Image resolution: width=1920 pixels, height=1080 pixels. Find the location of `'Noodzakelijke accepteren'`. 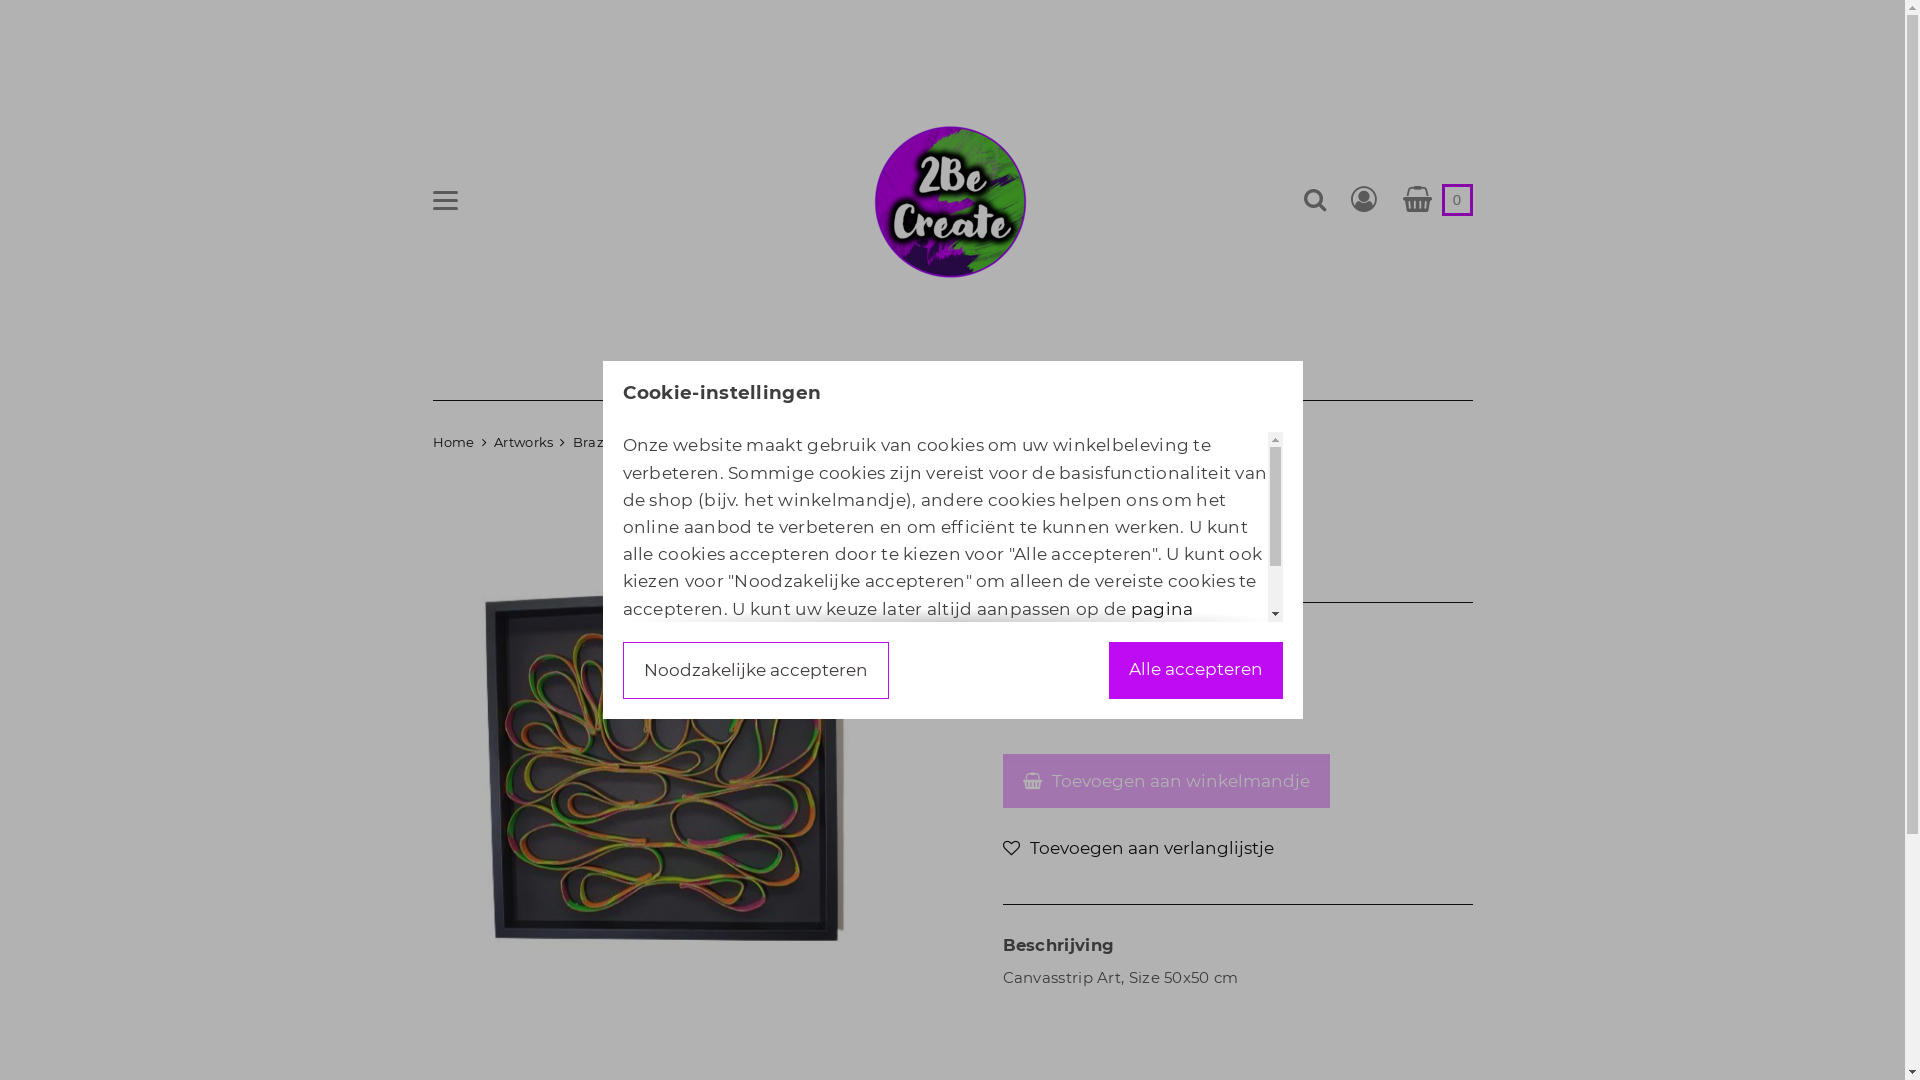

'Noodzakelijke accepteren' is located at coordinates (621, 670).